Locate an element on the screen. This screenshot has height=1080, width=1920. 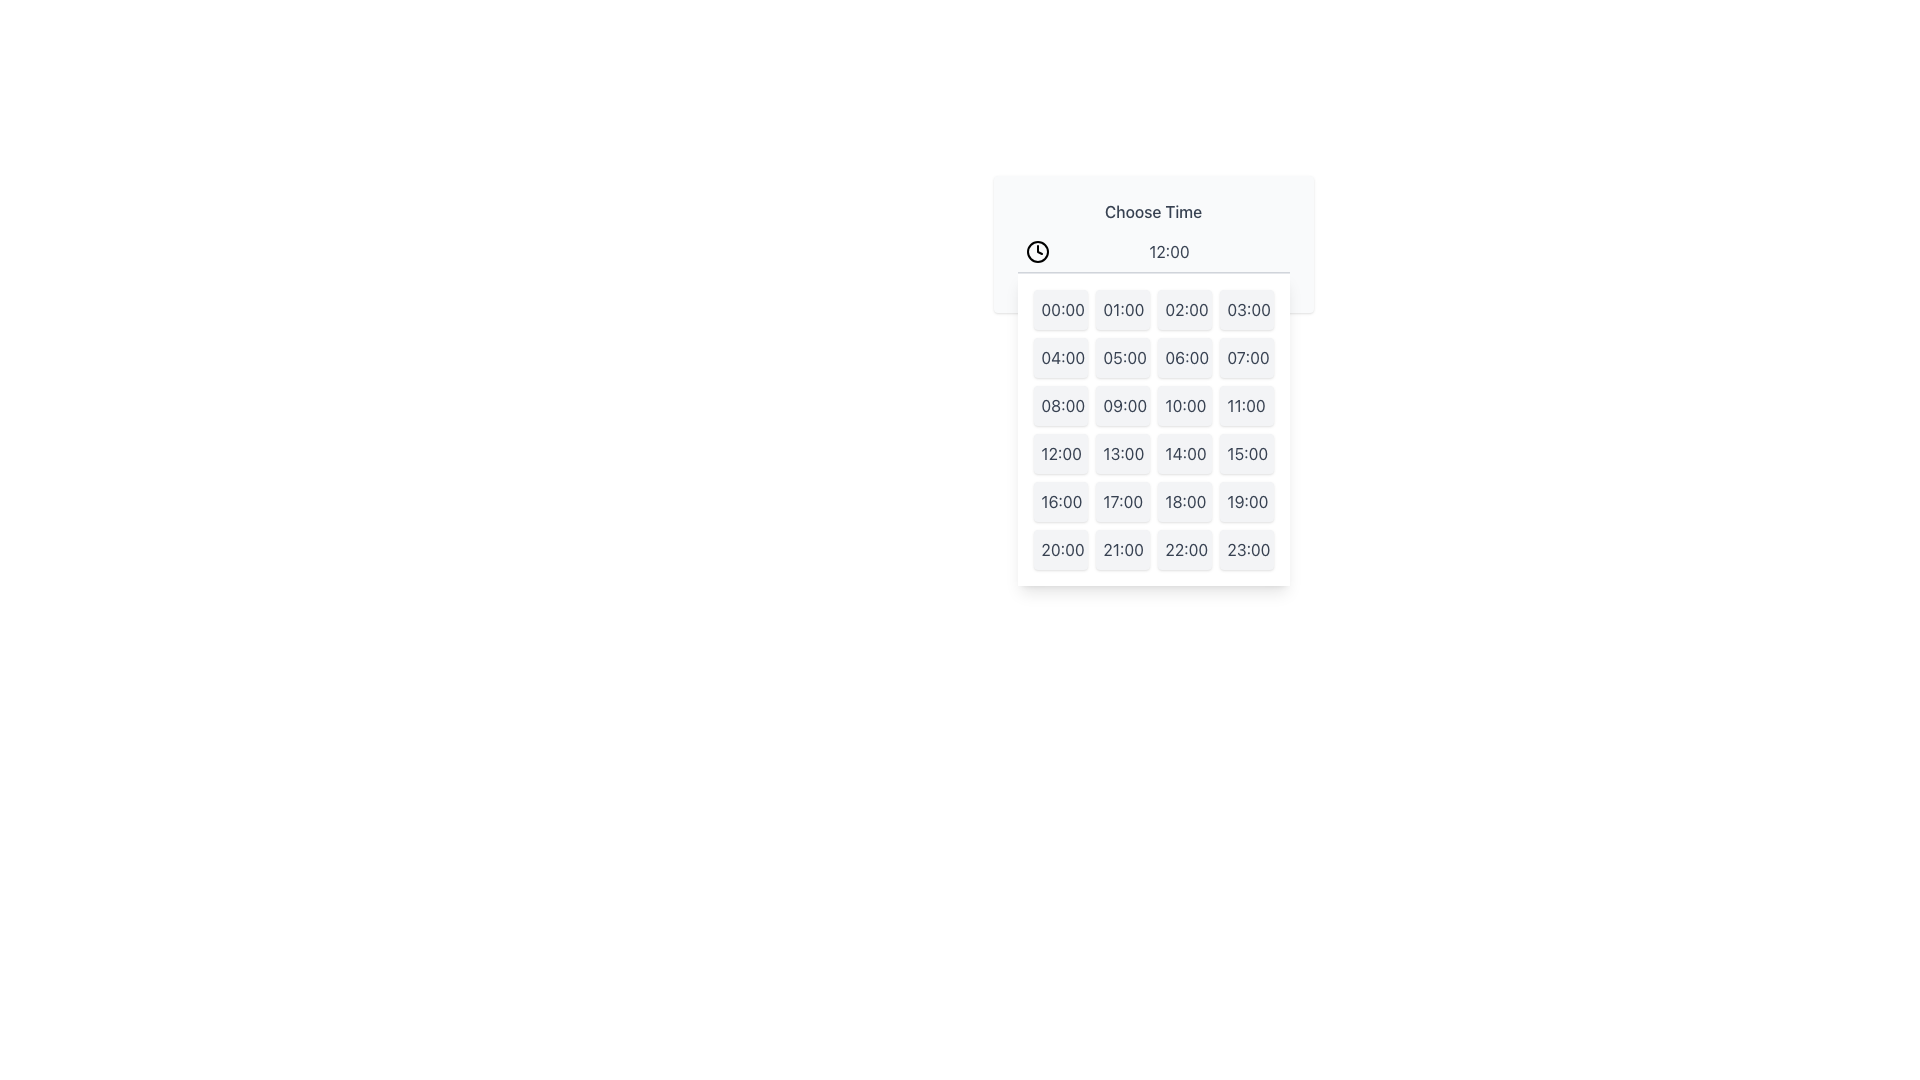
the rectangular button displaying '05:00' in dark gray on a light gray background, located in the second column and second row of the grid layout within the dropdown component is located at coordinates (1122, 357).